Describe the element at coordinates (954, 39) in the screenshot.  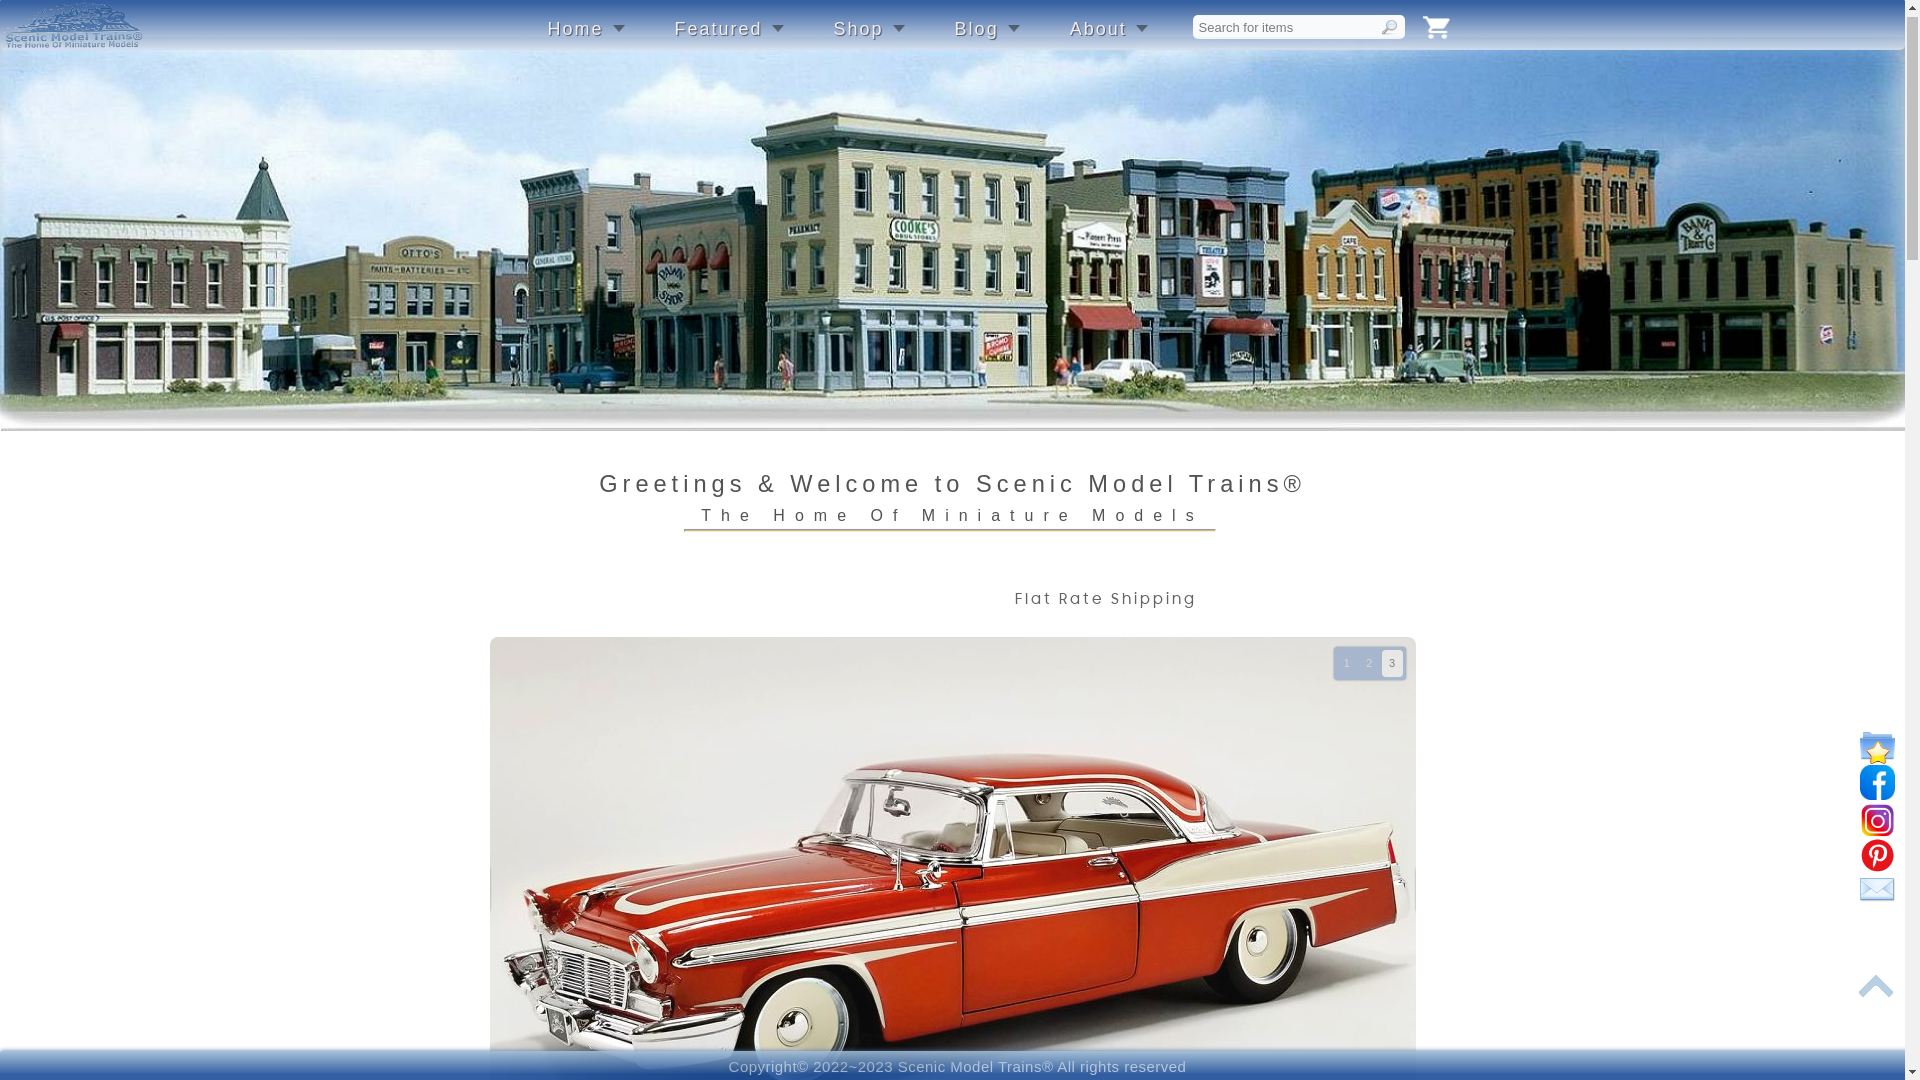
I see `'Blog'` at that location.